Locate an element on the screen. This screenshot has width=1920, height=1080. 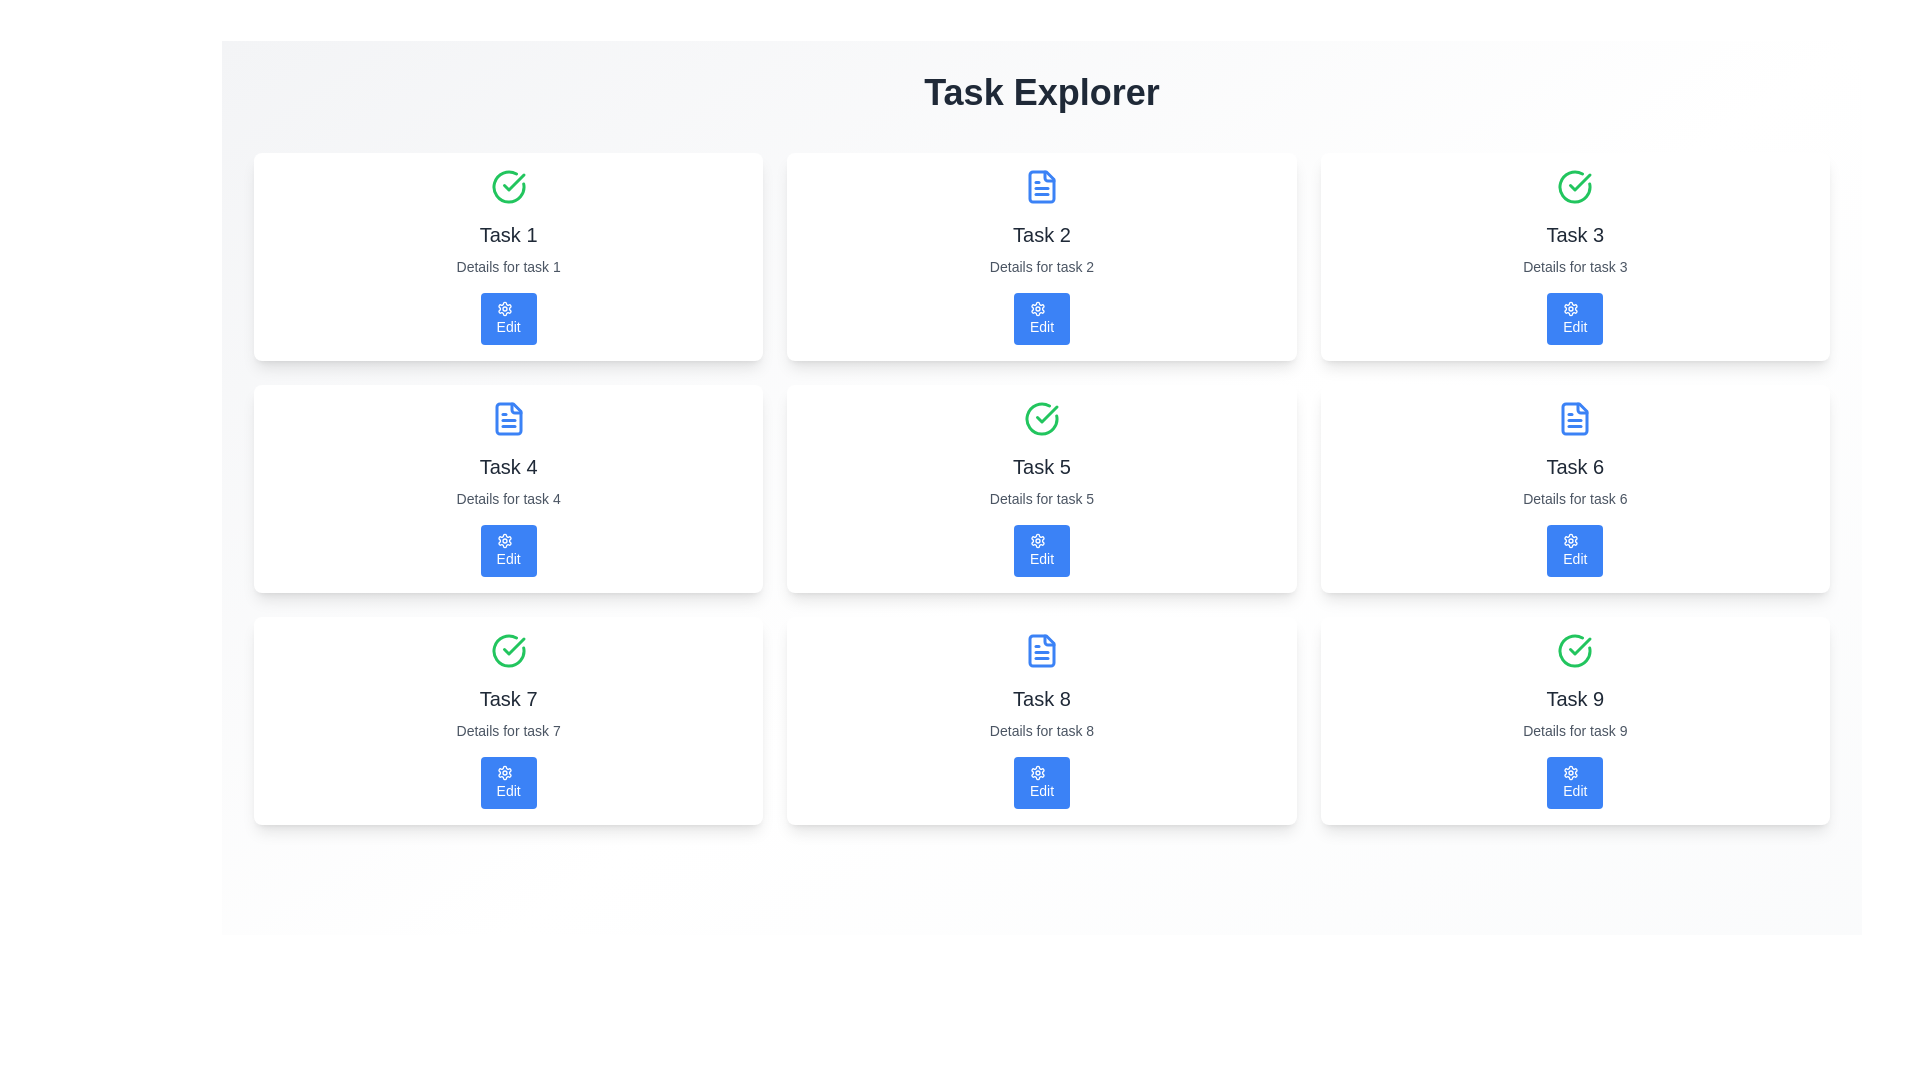
the information represented by the green checkmark icon within a circle, which indicates completion for 'Task 3' is located at coordinates (1579, 182).